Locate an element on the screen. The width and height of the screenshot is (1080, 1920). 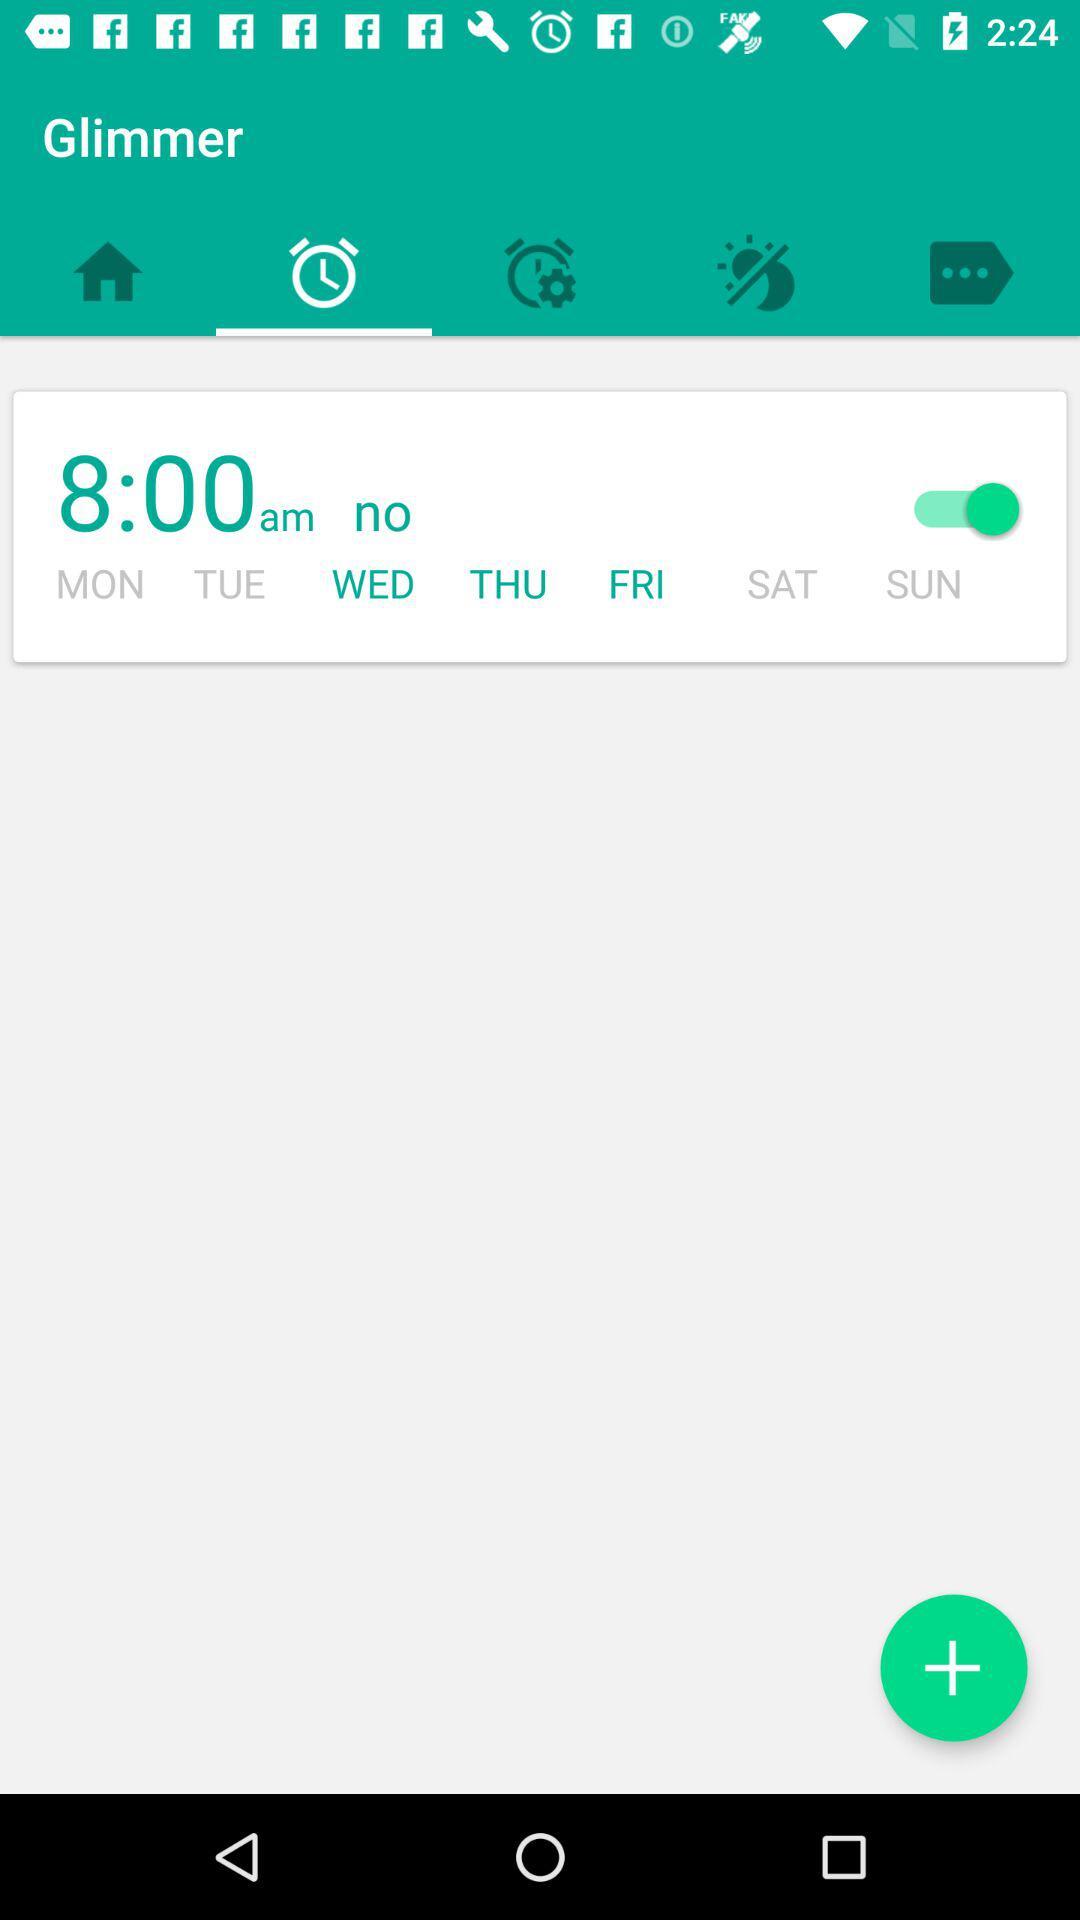
the item next to the sun item is located at coordinates (585, 513).